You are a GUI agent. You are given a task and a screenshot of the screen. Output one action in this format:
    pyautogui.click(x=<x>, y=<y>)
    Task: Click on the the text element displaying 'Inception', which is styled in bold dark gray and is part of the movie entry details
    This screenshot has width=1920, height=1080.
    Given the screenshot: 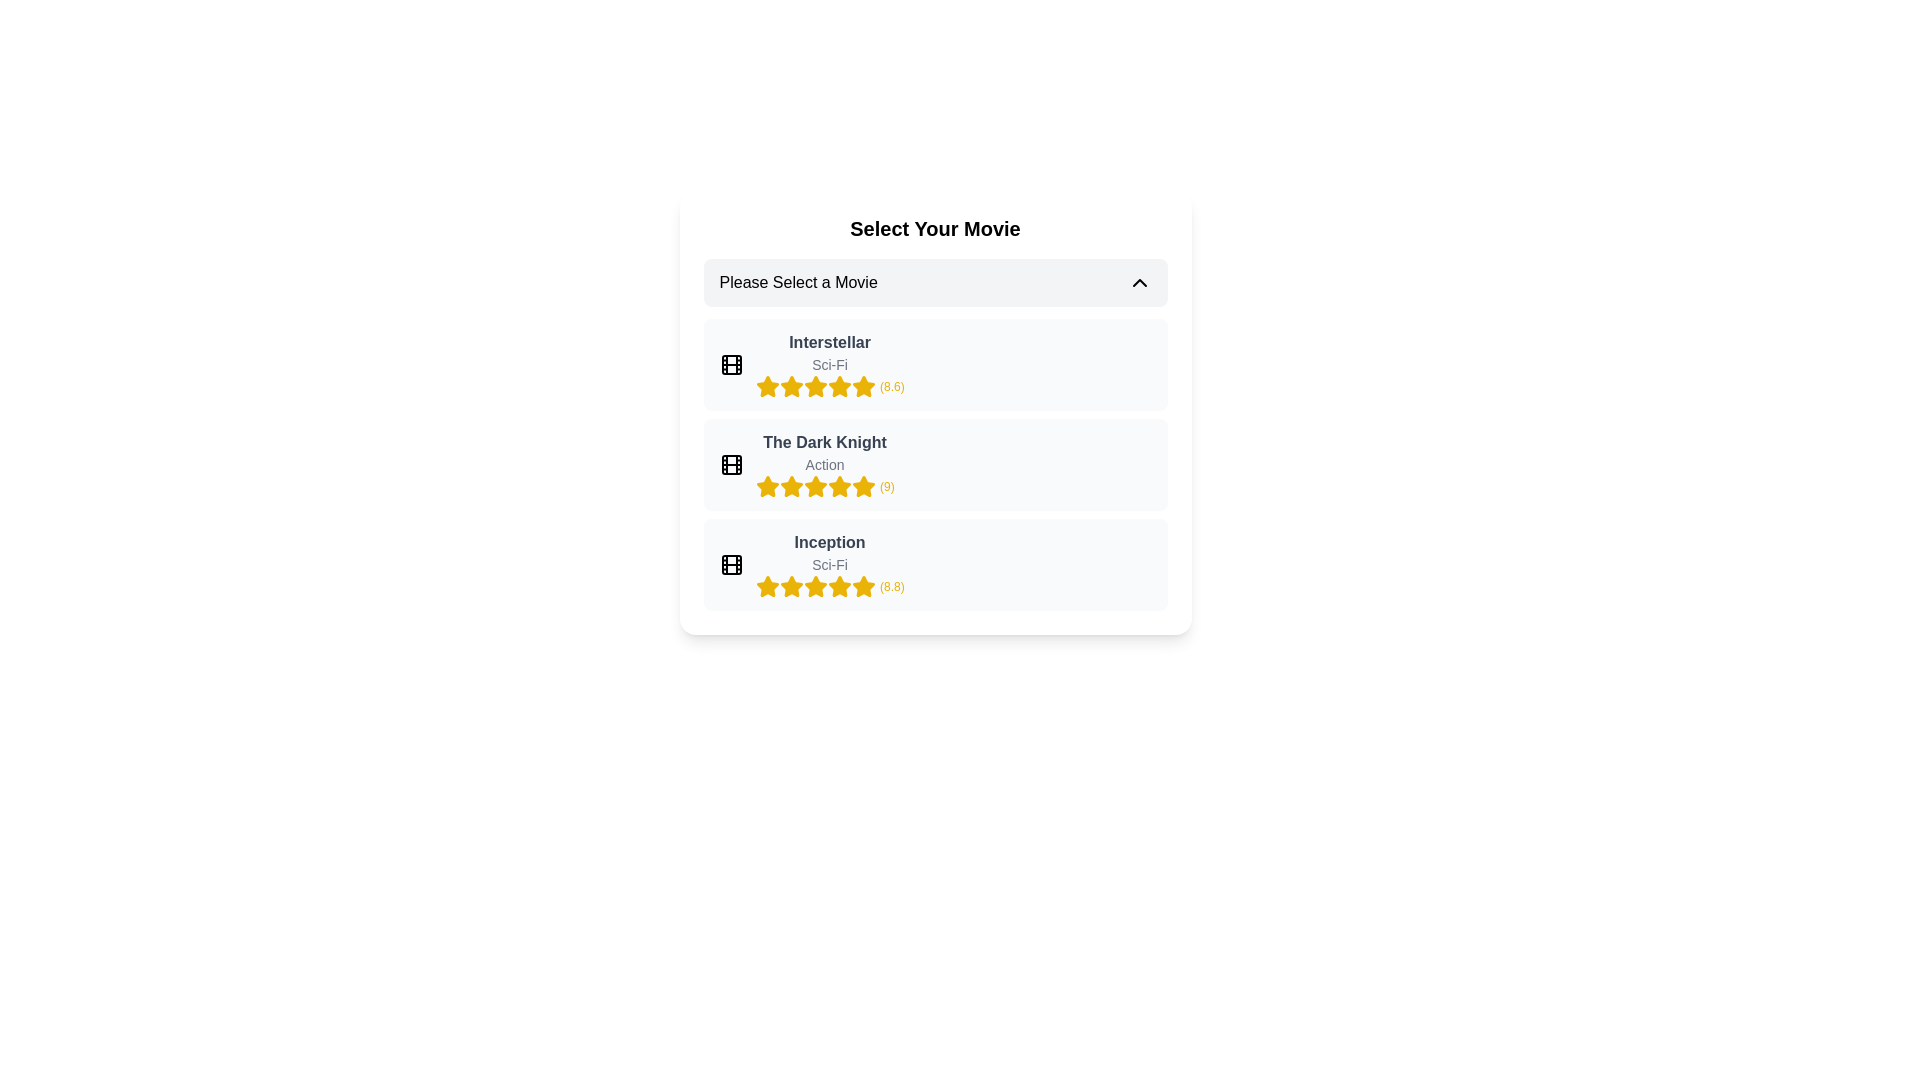 What is the action you would take?
    pyautogui.click(x=830, y=543)
    